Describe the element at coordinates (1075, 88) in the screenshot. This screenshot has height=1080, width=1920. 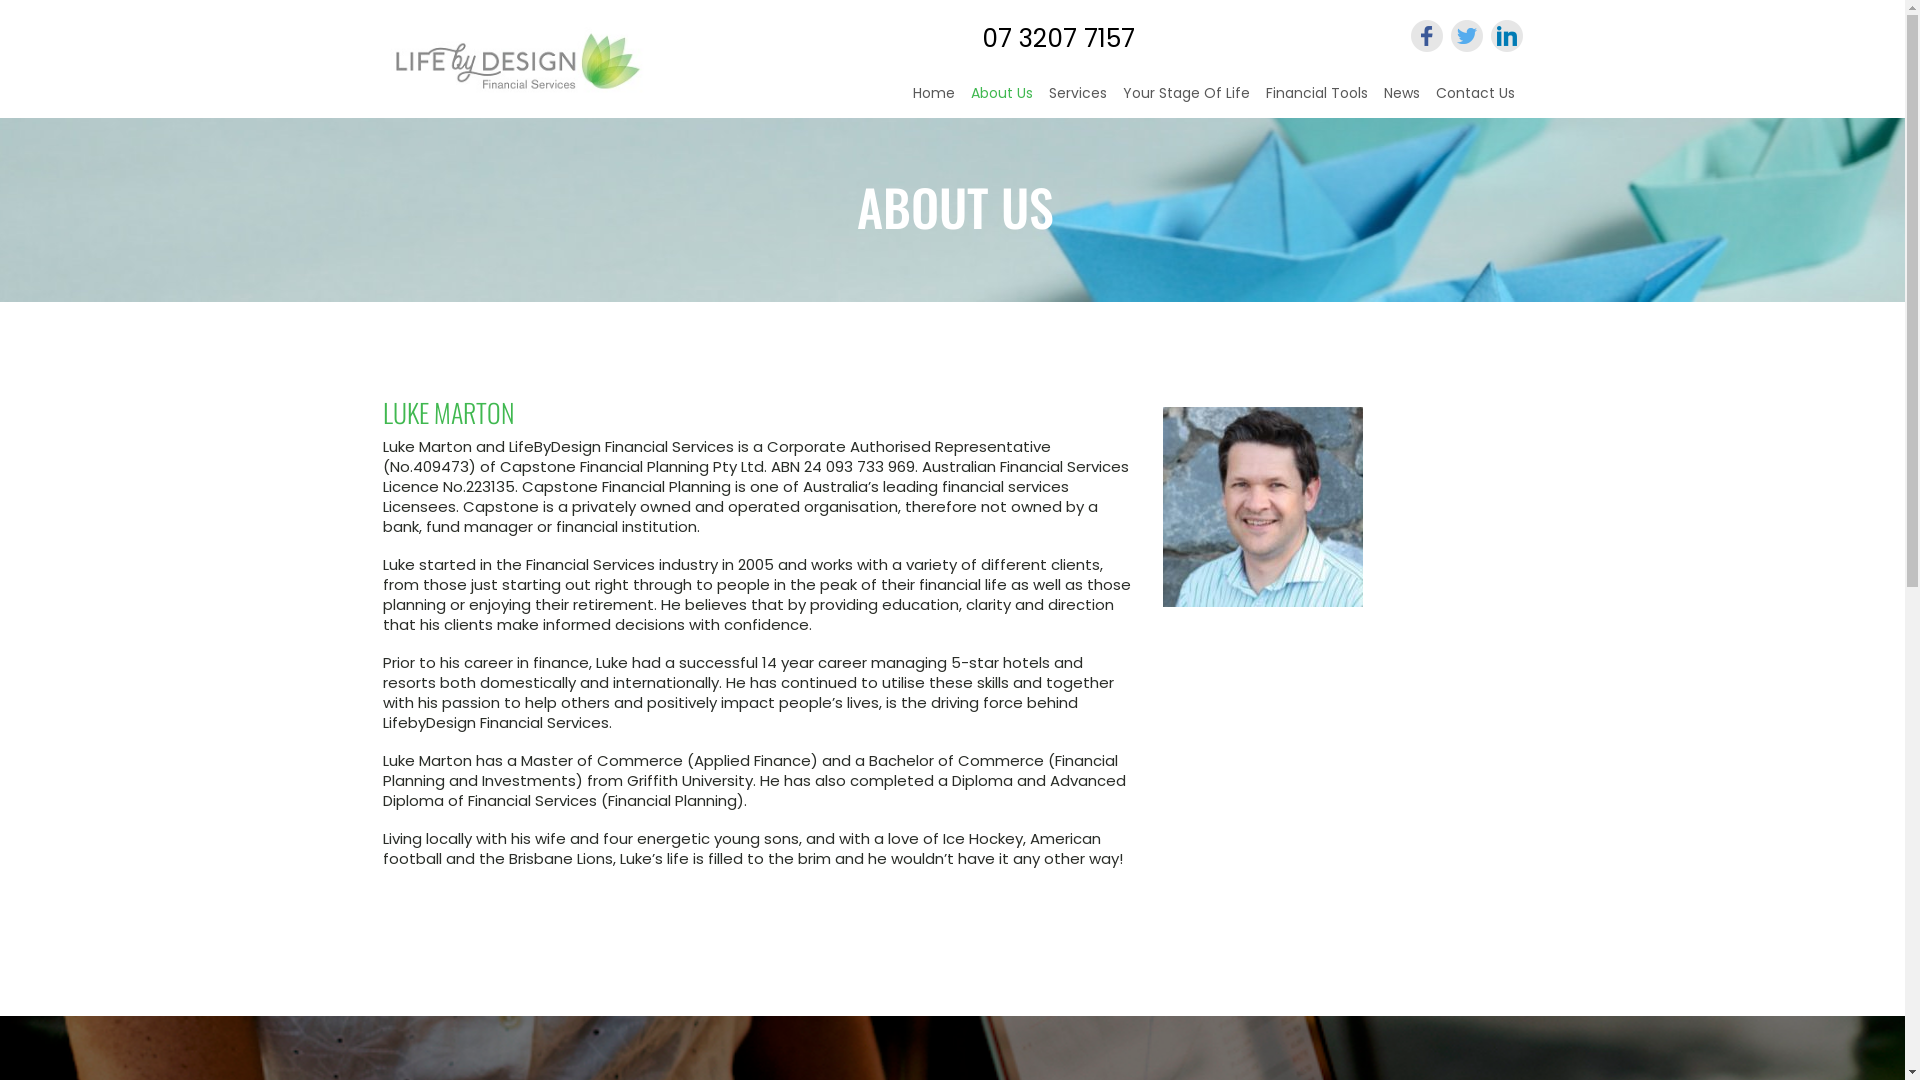
I see `'Services'` at that location.